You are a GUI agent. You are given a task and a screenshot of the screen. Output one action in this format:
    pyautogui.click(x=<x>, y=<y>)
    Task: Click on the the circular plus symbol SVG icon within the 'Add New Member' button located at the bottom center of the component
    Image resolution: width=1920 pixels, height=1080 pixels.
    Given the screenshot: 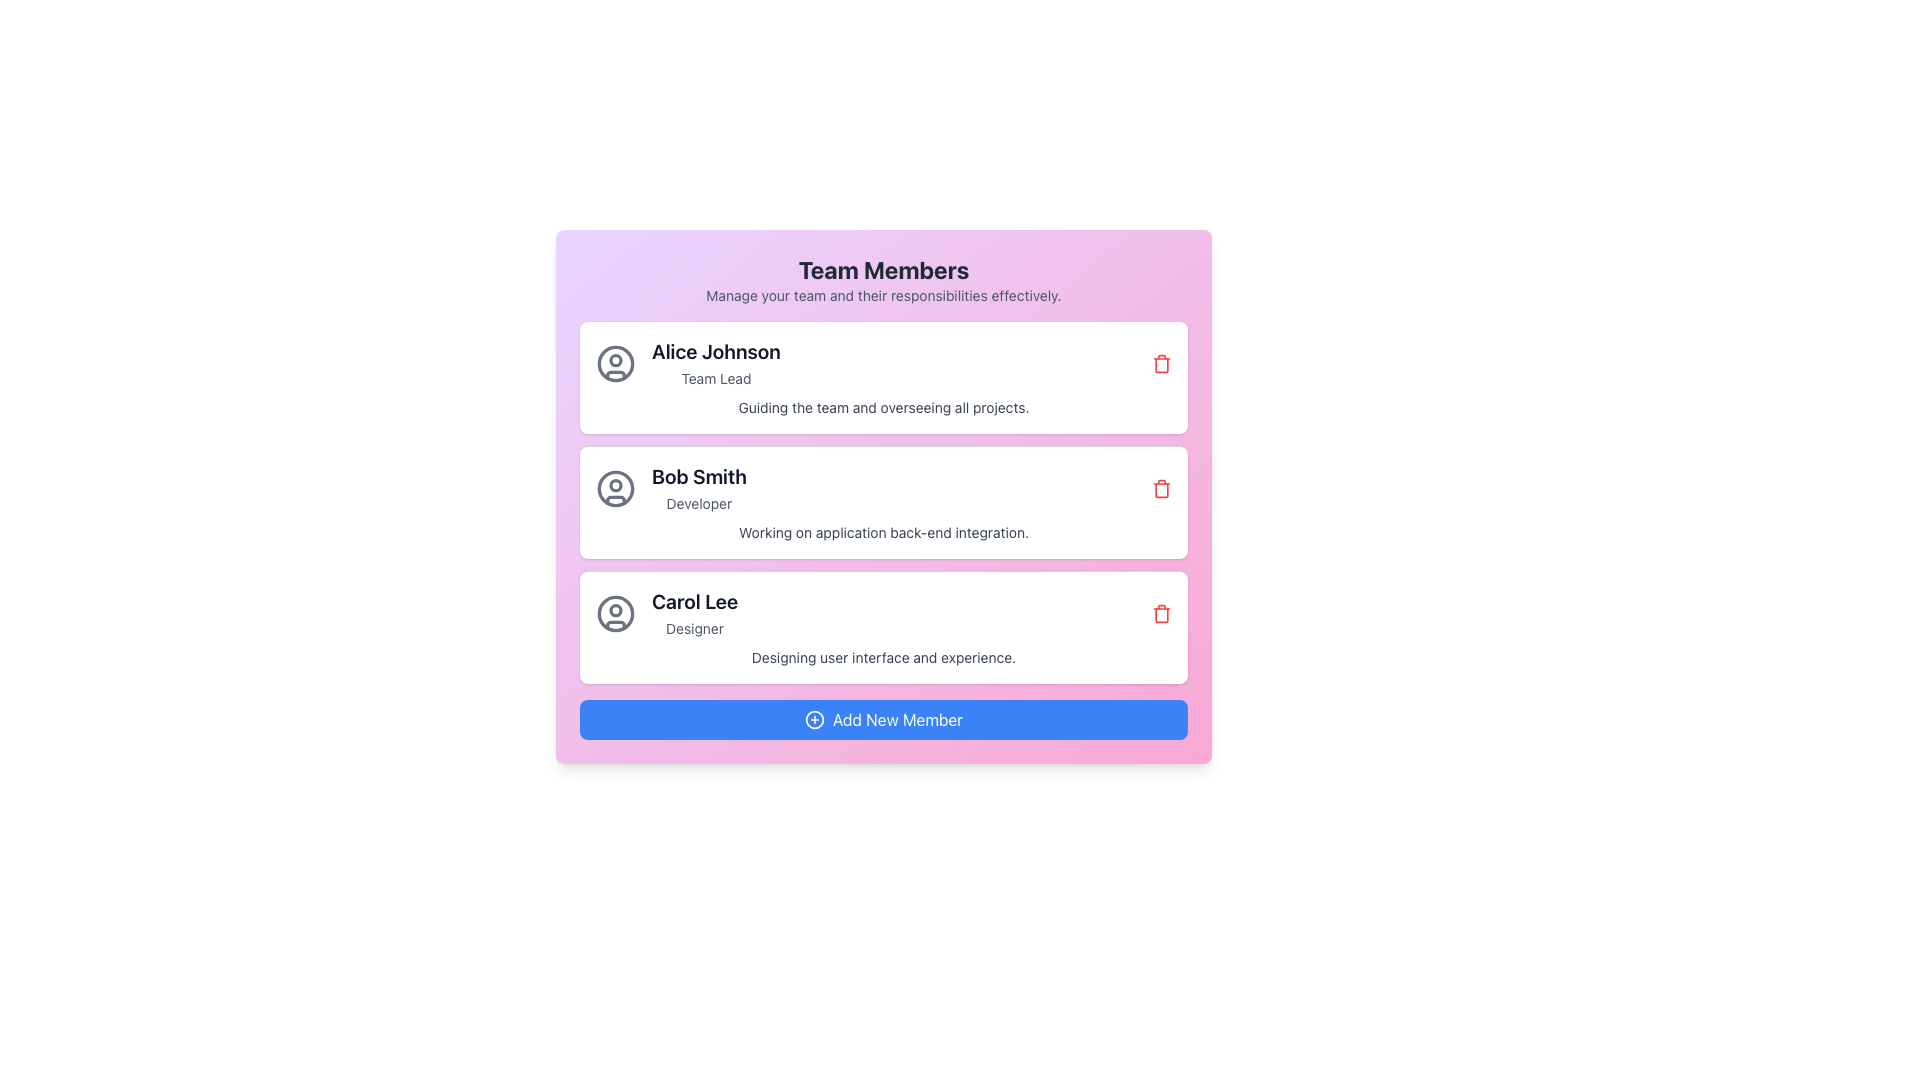 What is the action you would take?
    pyautogui.click(x=814, y=720)
    